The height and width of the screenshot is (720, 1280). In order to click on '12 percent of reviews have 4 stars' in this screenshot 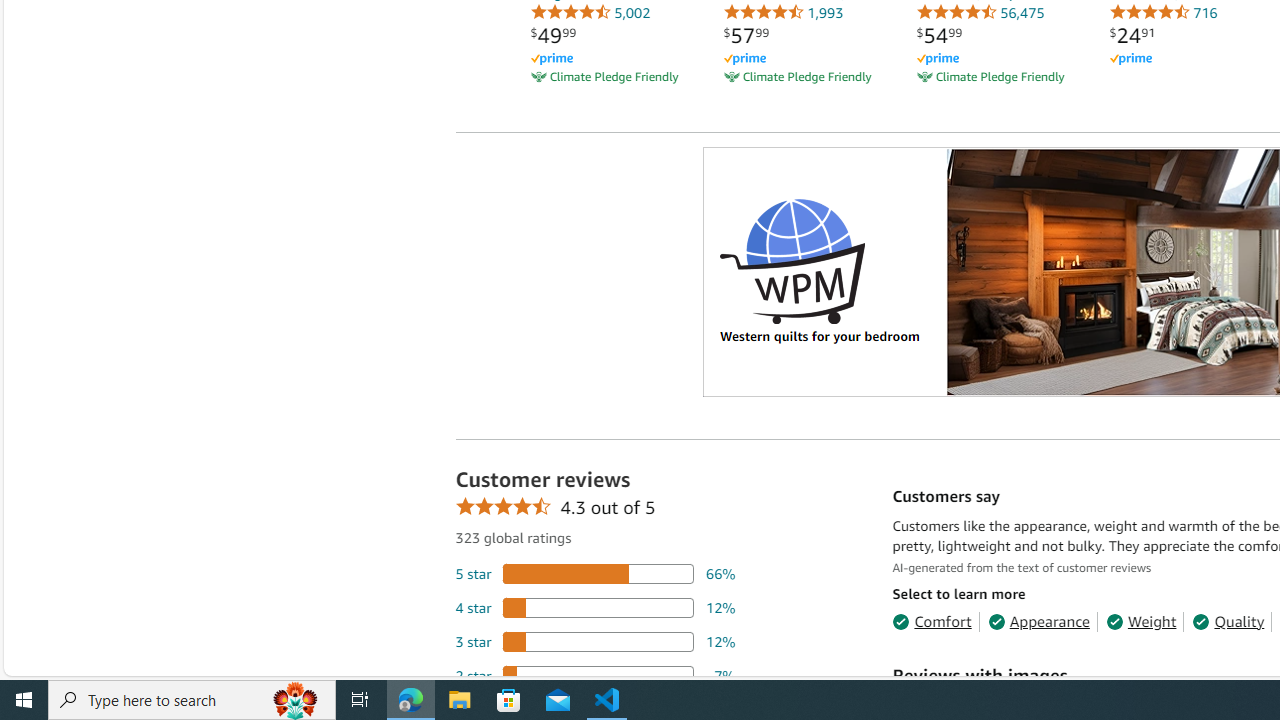, I will do `click(594, 606)`.